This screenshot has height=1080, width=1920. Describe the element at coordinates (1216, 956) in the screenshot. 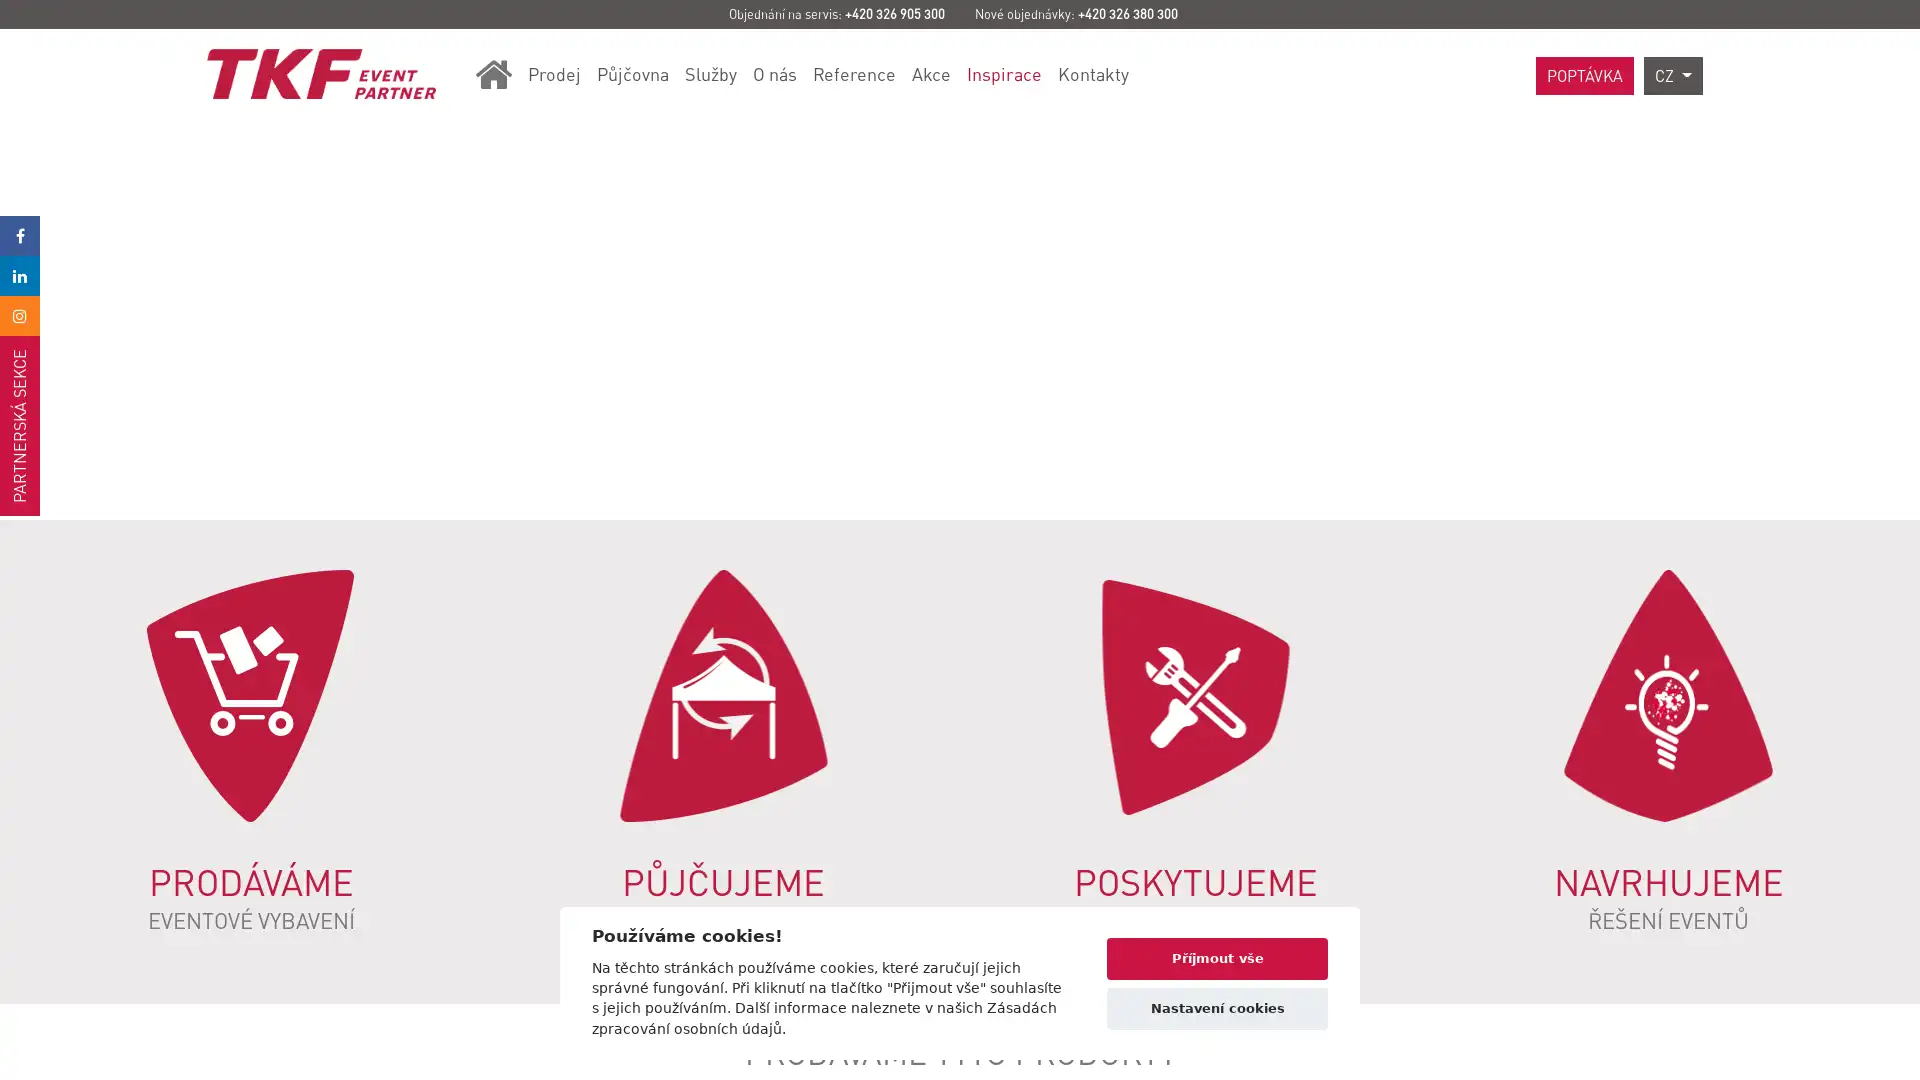

I see `Prijmout vse` at that location.